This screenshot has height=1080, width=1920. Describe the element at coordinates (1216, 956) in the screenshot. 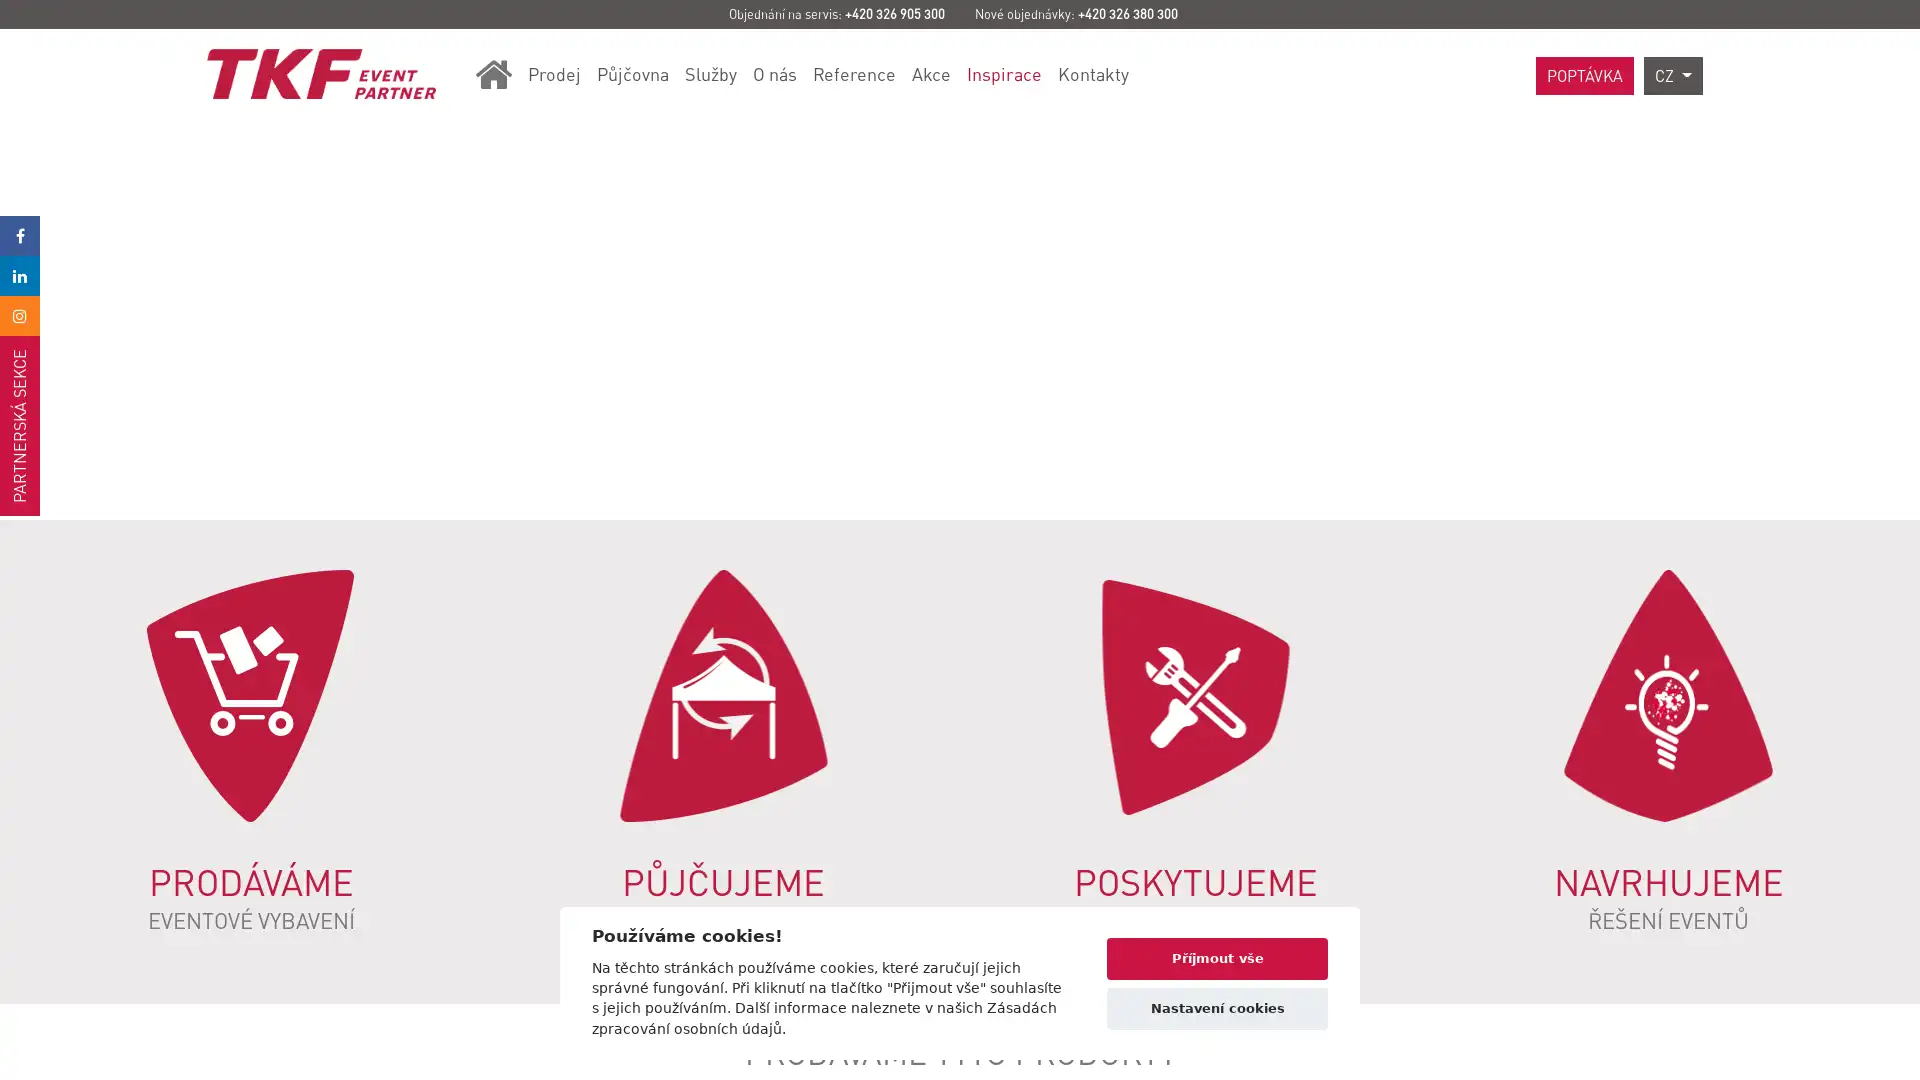

I see `Prijmout vse` at that location.